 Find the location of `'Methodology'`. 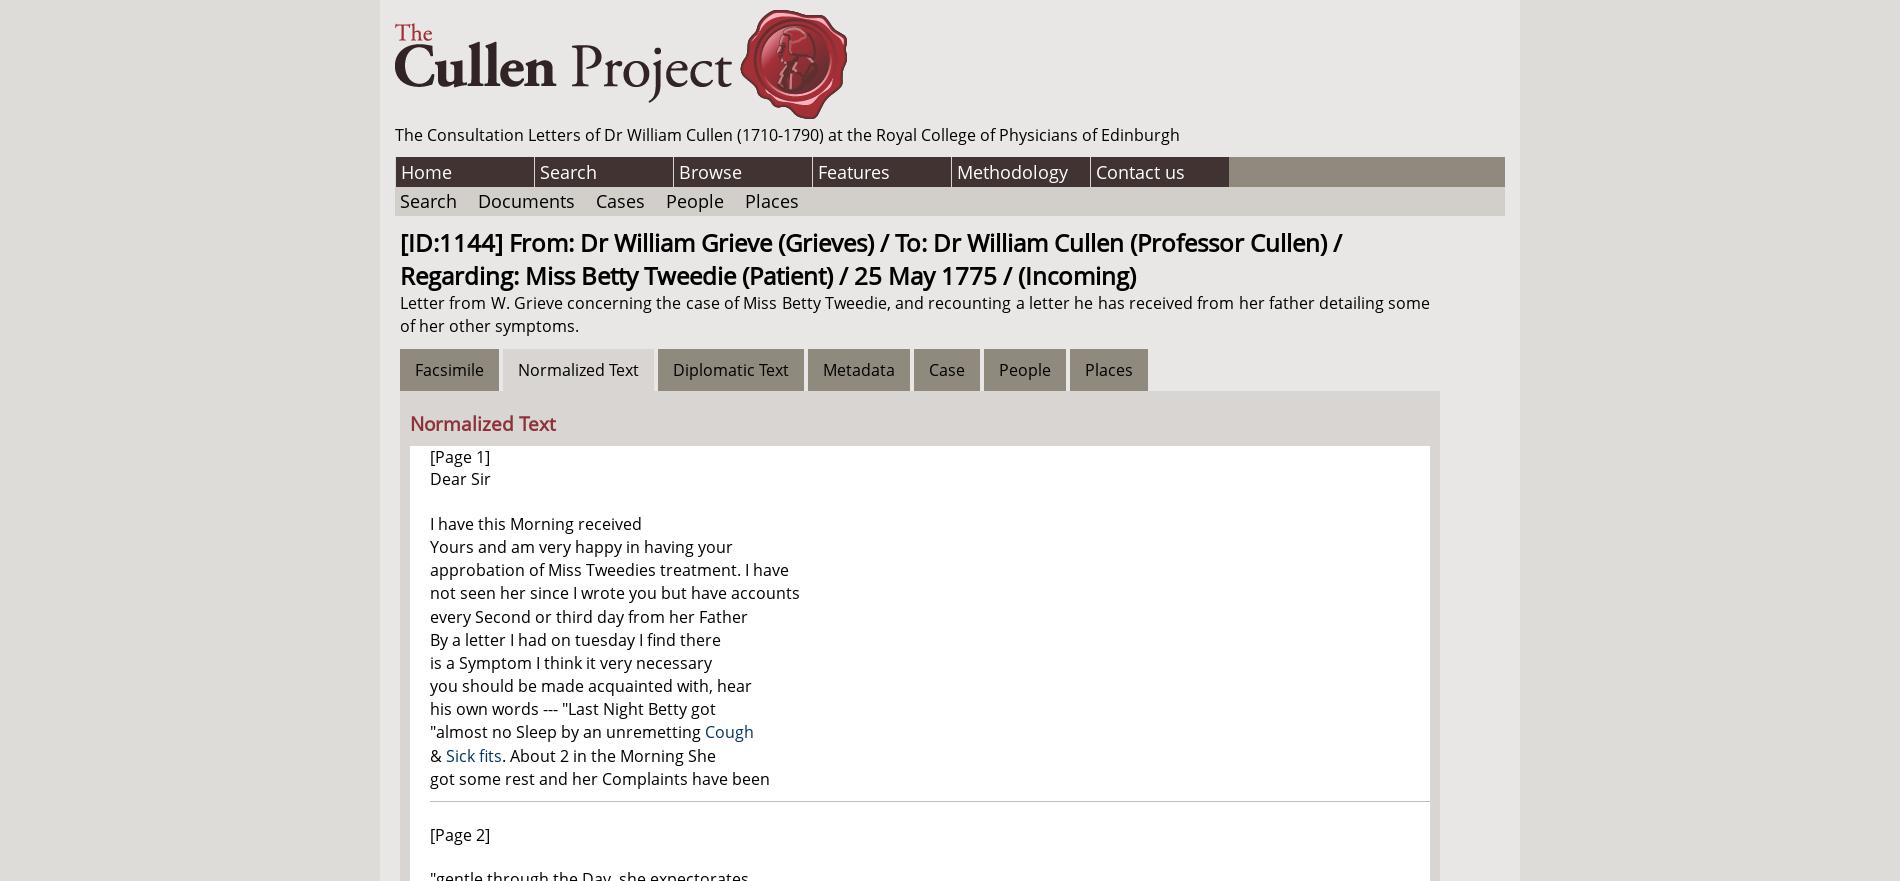

'Methodology' is located at coordinates (1012, 171).